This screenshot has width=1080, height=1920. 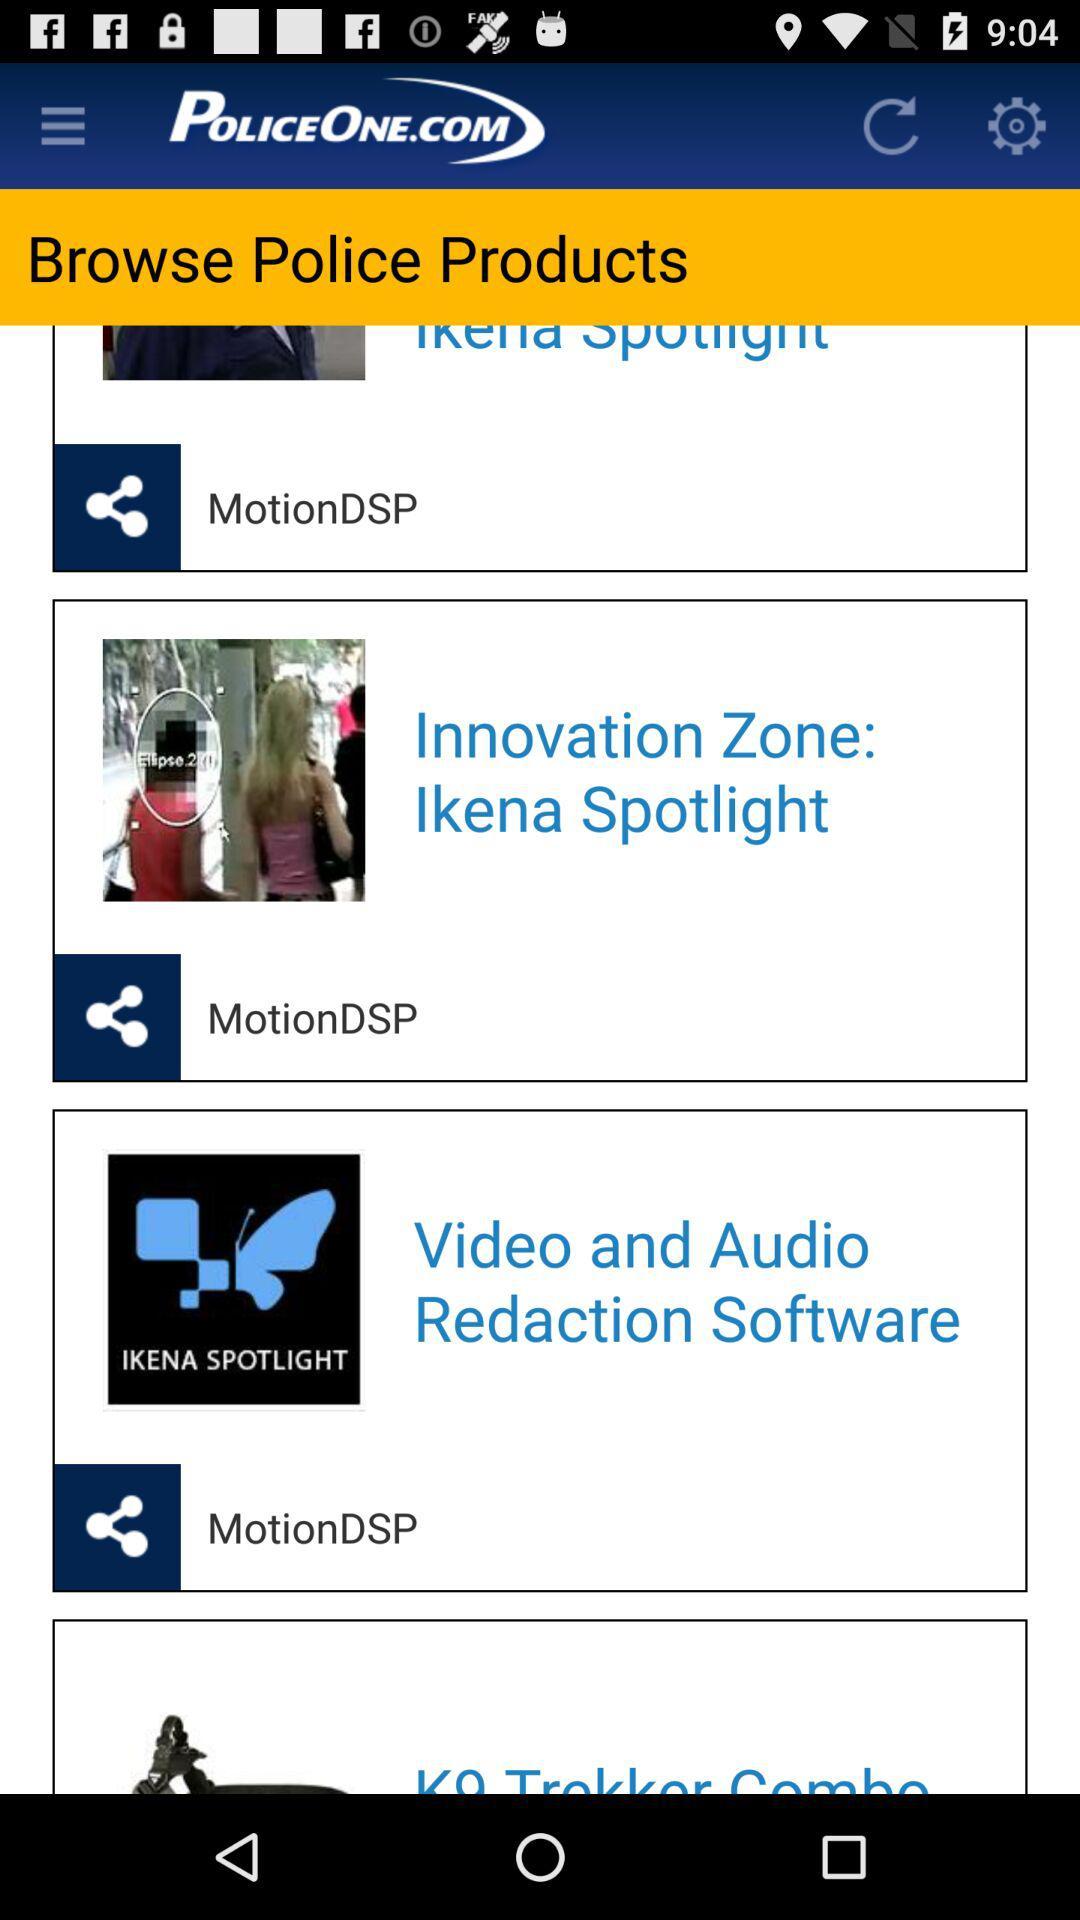 I want to click on item above the browse police products, so click(x=477, y=124).